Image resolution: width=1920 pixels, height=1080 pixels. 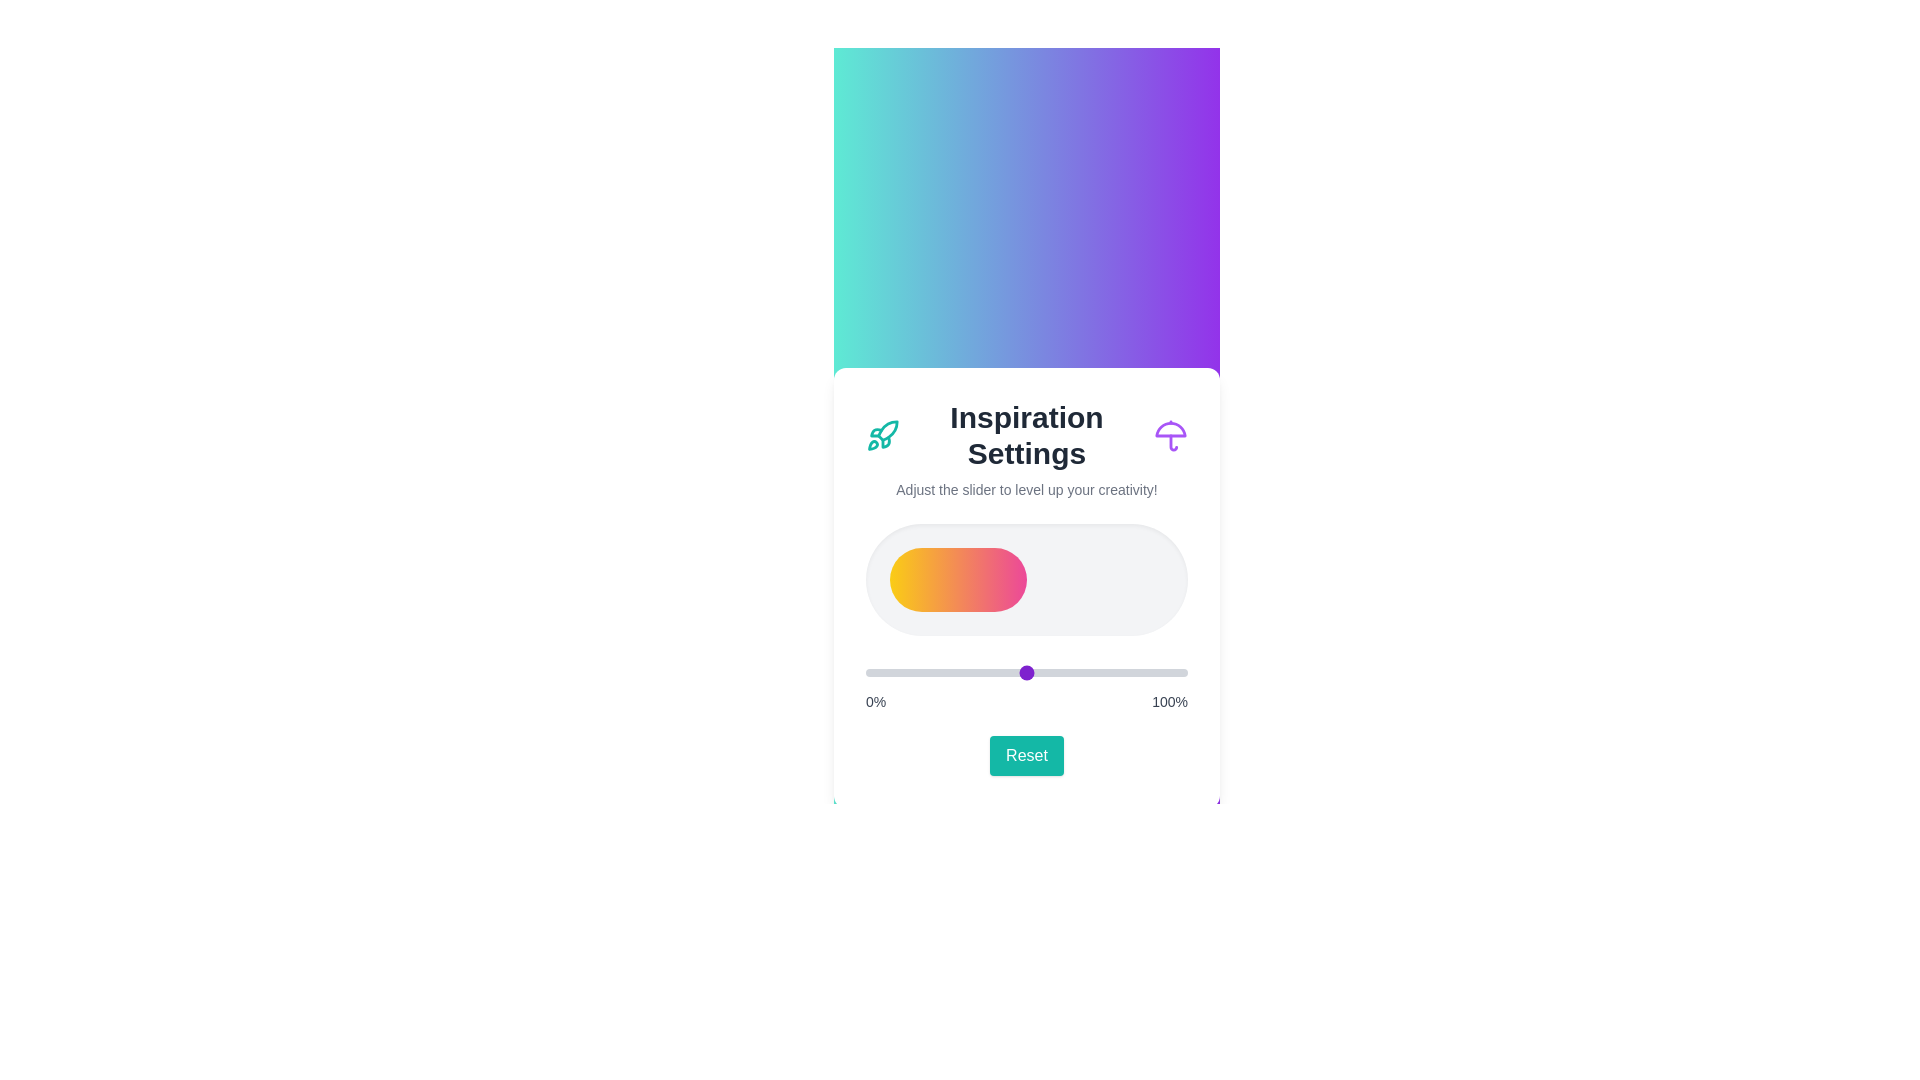 What do you see at coordinates (962, 672) in the screenshot?
I see `the slider to 30%` at bounding box center [962, 672].